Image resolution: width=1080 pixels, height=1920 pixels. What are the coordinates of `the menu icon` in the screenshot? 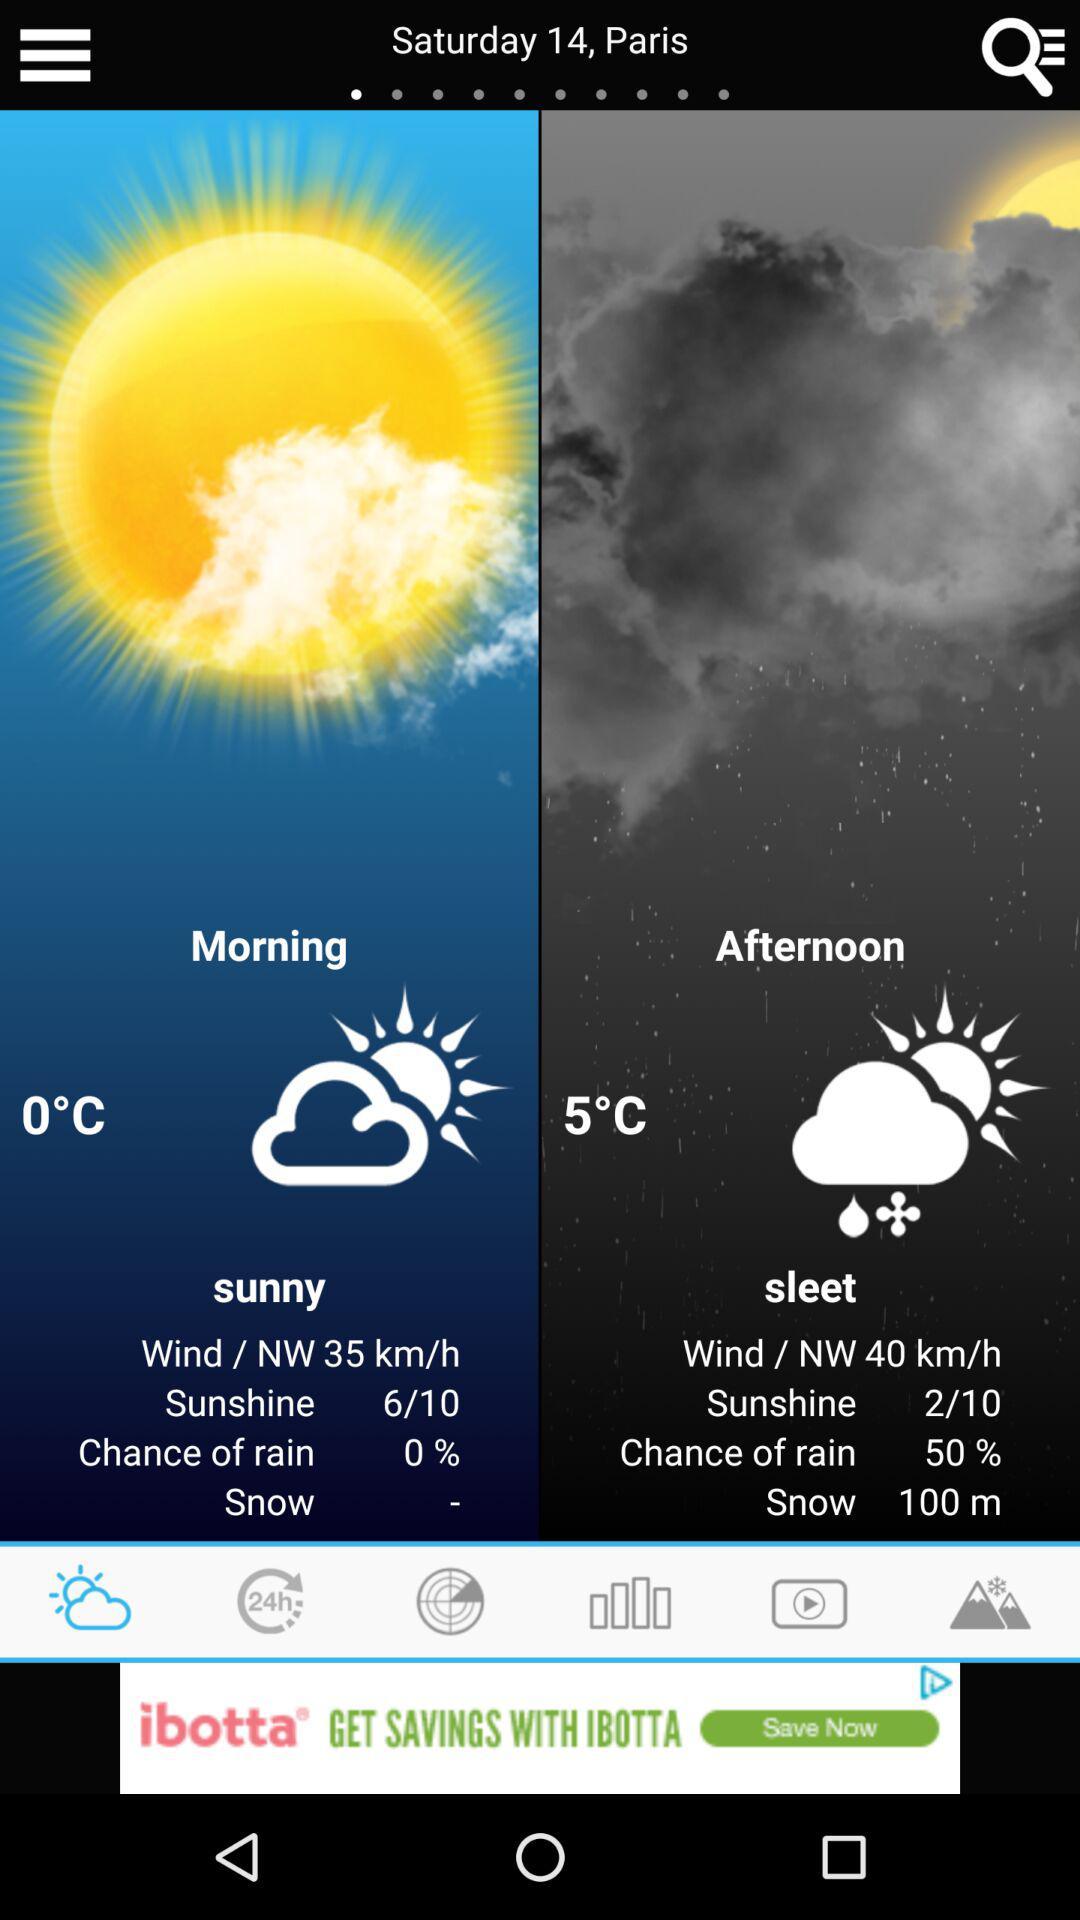 It's located at (54, 58).